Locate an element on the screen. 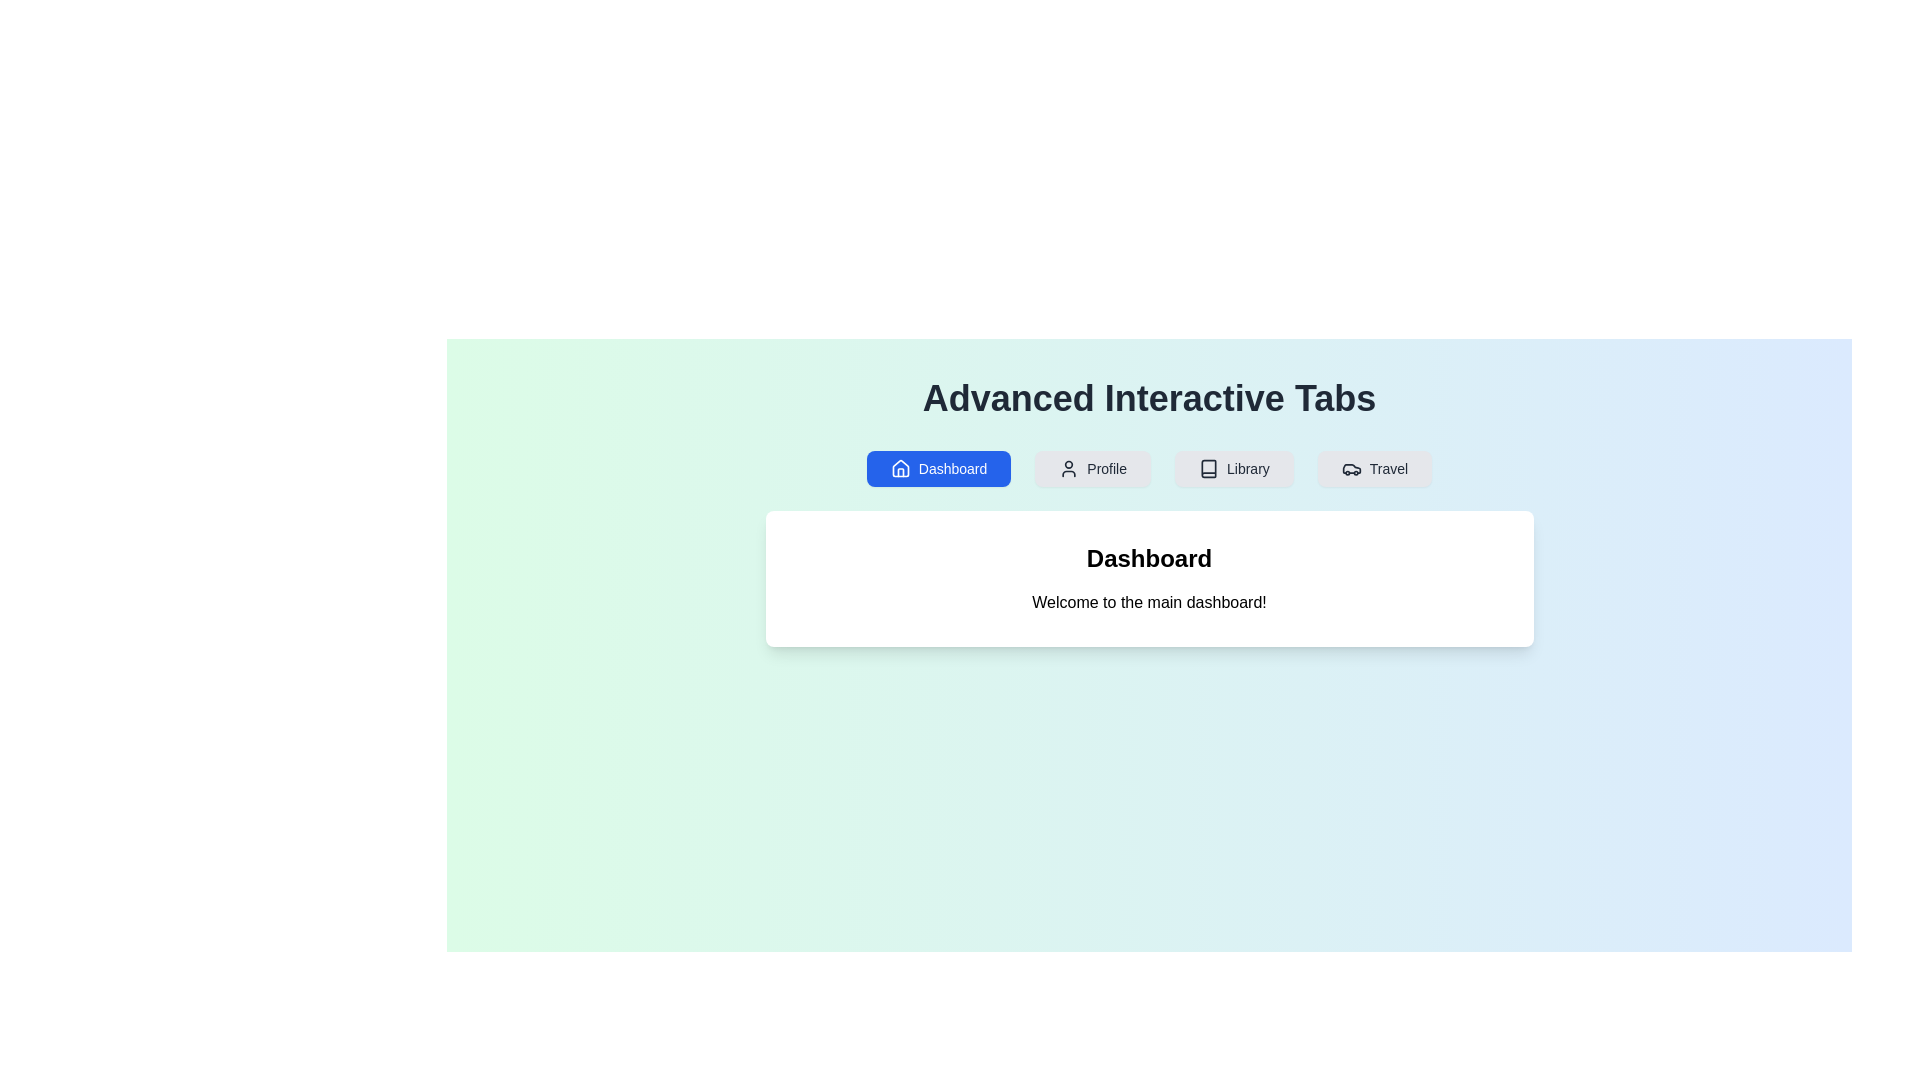 The width and height of the screenshot is (1920, 1080). 'Library' text label located in the horizontal navigation bar, positioned between the 'Profile' and 'Travel' tabs is located at coordinates (1247, 469).